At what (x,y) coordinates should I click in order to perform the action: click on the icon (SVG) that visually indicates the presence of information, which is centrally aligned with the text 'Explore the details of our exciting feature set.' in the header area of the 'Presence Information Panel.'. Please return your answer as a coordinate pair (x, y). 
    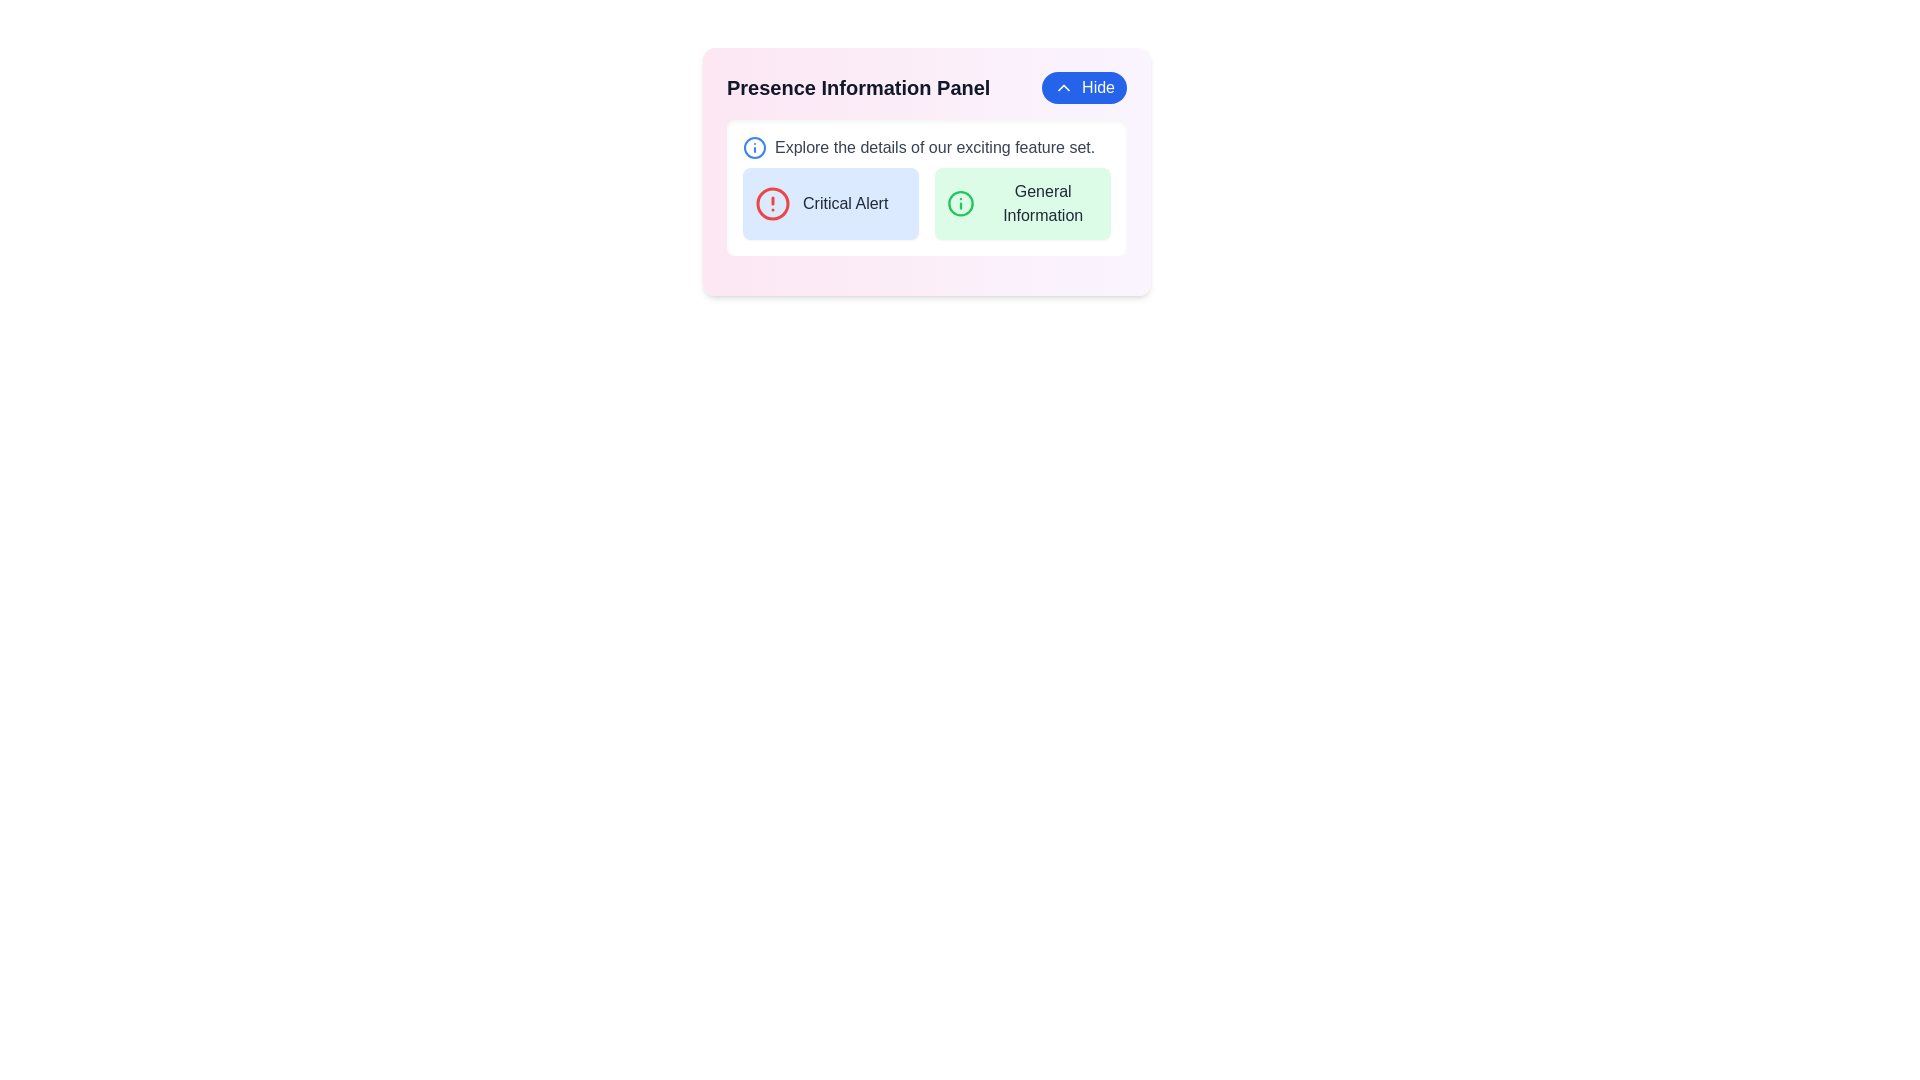
    Looking at the image, I should click on (753, 146).